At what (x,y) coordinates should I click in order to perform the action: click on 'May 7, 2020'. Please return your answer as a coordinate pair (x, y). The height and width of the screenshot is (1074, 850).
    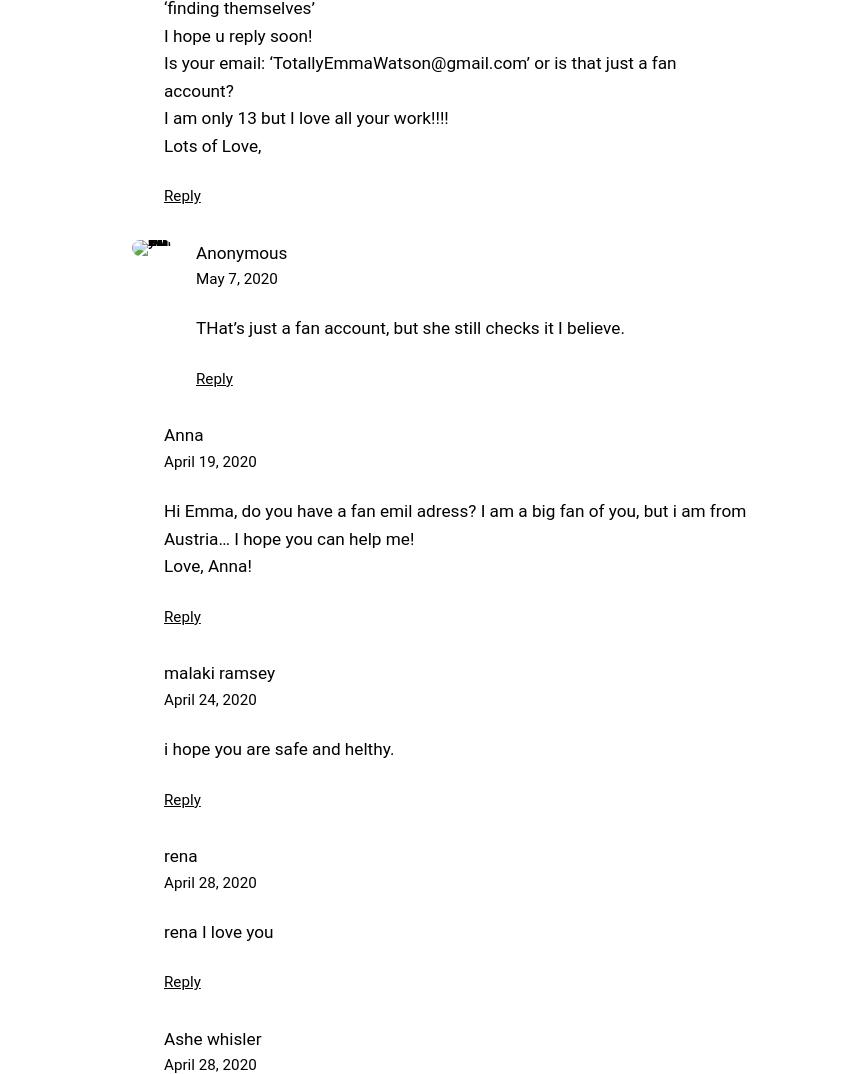
    Looking at the image, I should click on (236, 279).